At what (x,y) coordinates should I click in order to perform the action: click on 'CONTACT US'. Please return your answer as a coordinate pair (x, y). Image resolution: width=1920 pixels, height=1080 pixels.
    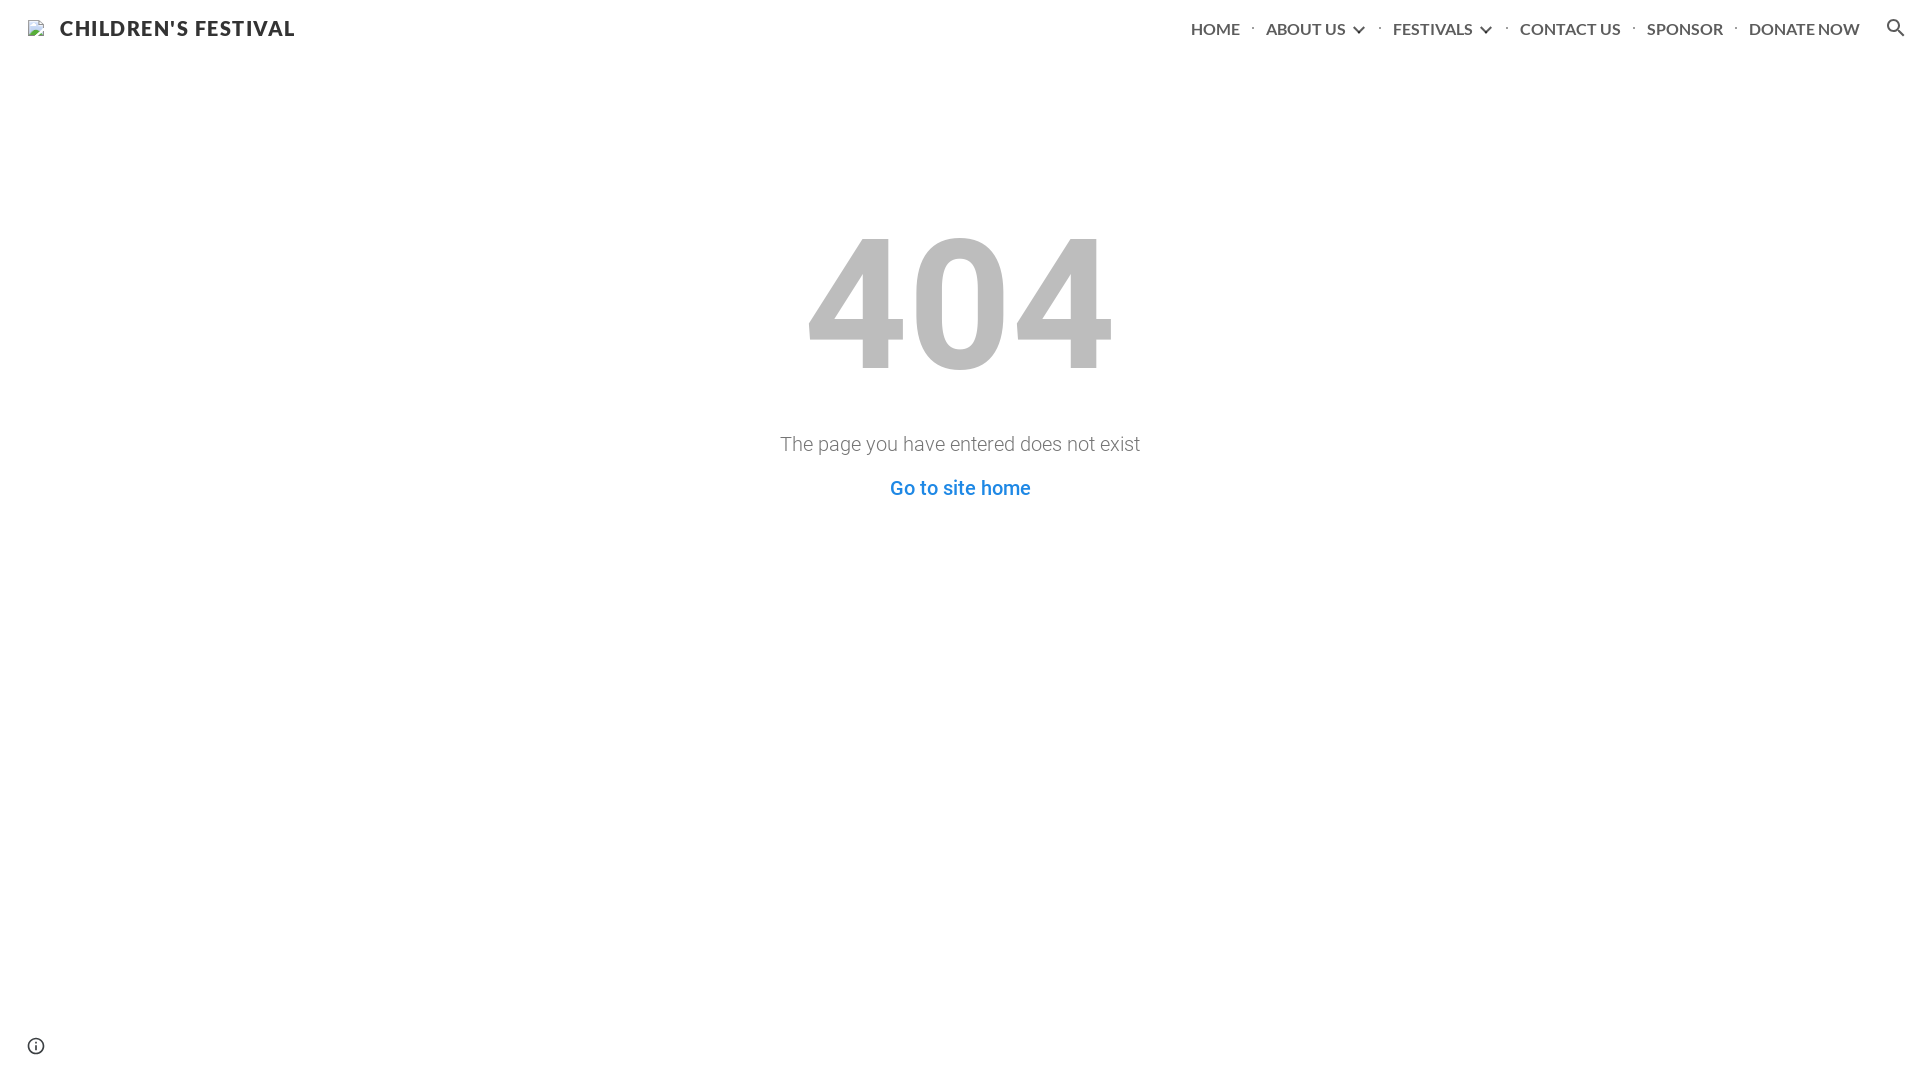
    Looking at the image, I should click on (1569, 27).